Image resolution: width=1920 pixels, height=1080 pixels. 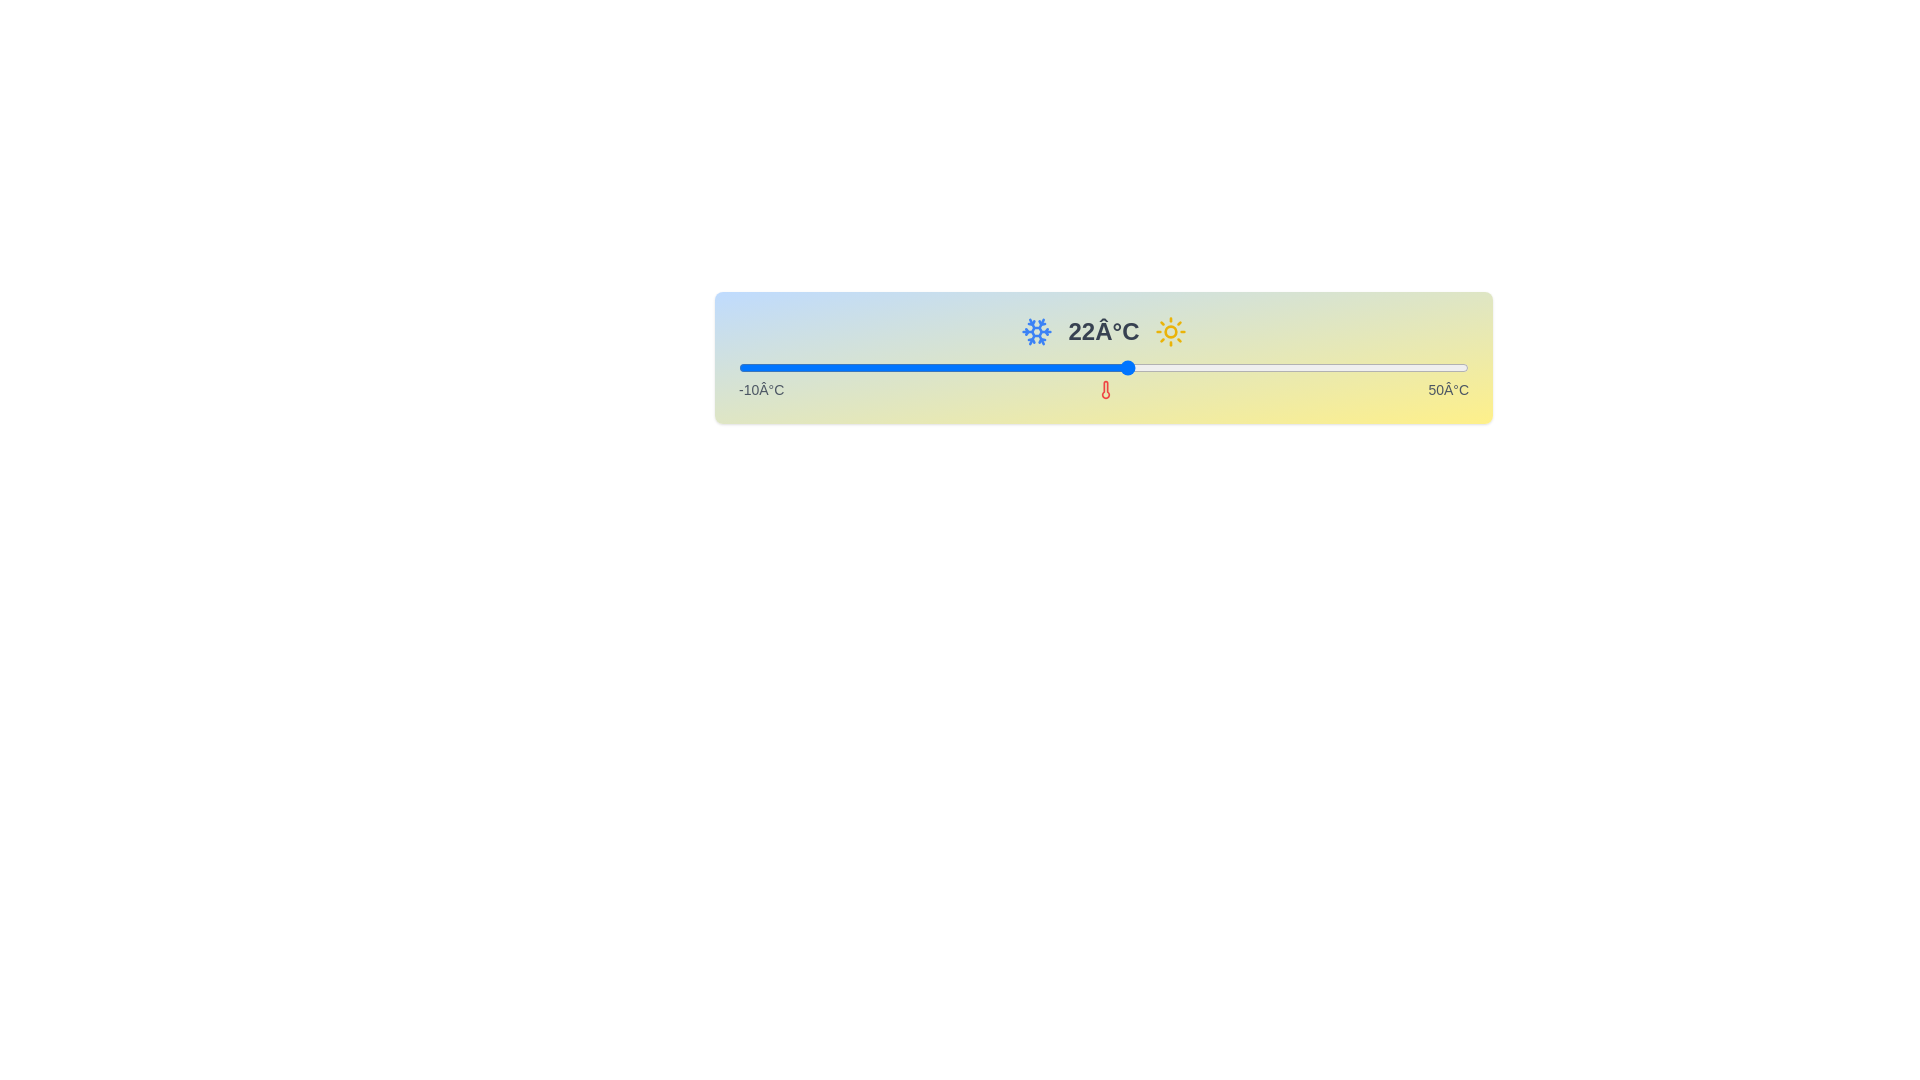 What do you see at coordinates (1018, 367) in the screenshot?
I see `the slider to set the temperature to 13 degrees Celsius` at bounding box center [1018, 367].